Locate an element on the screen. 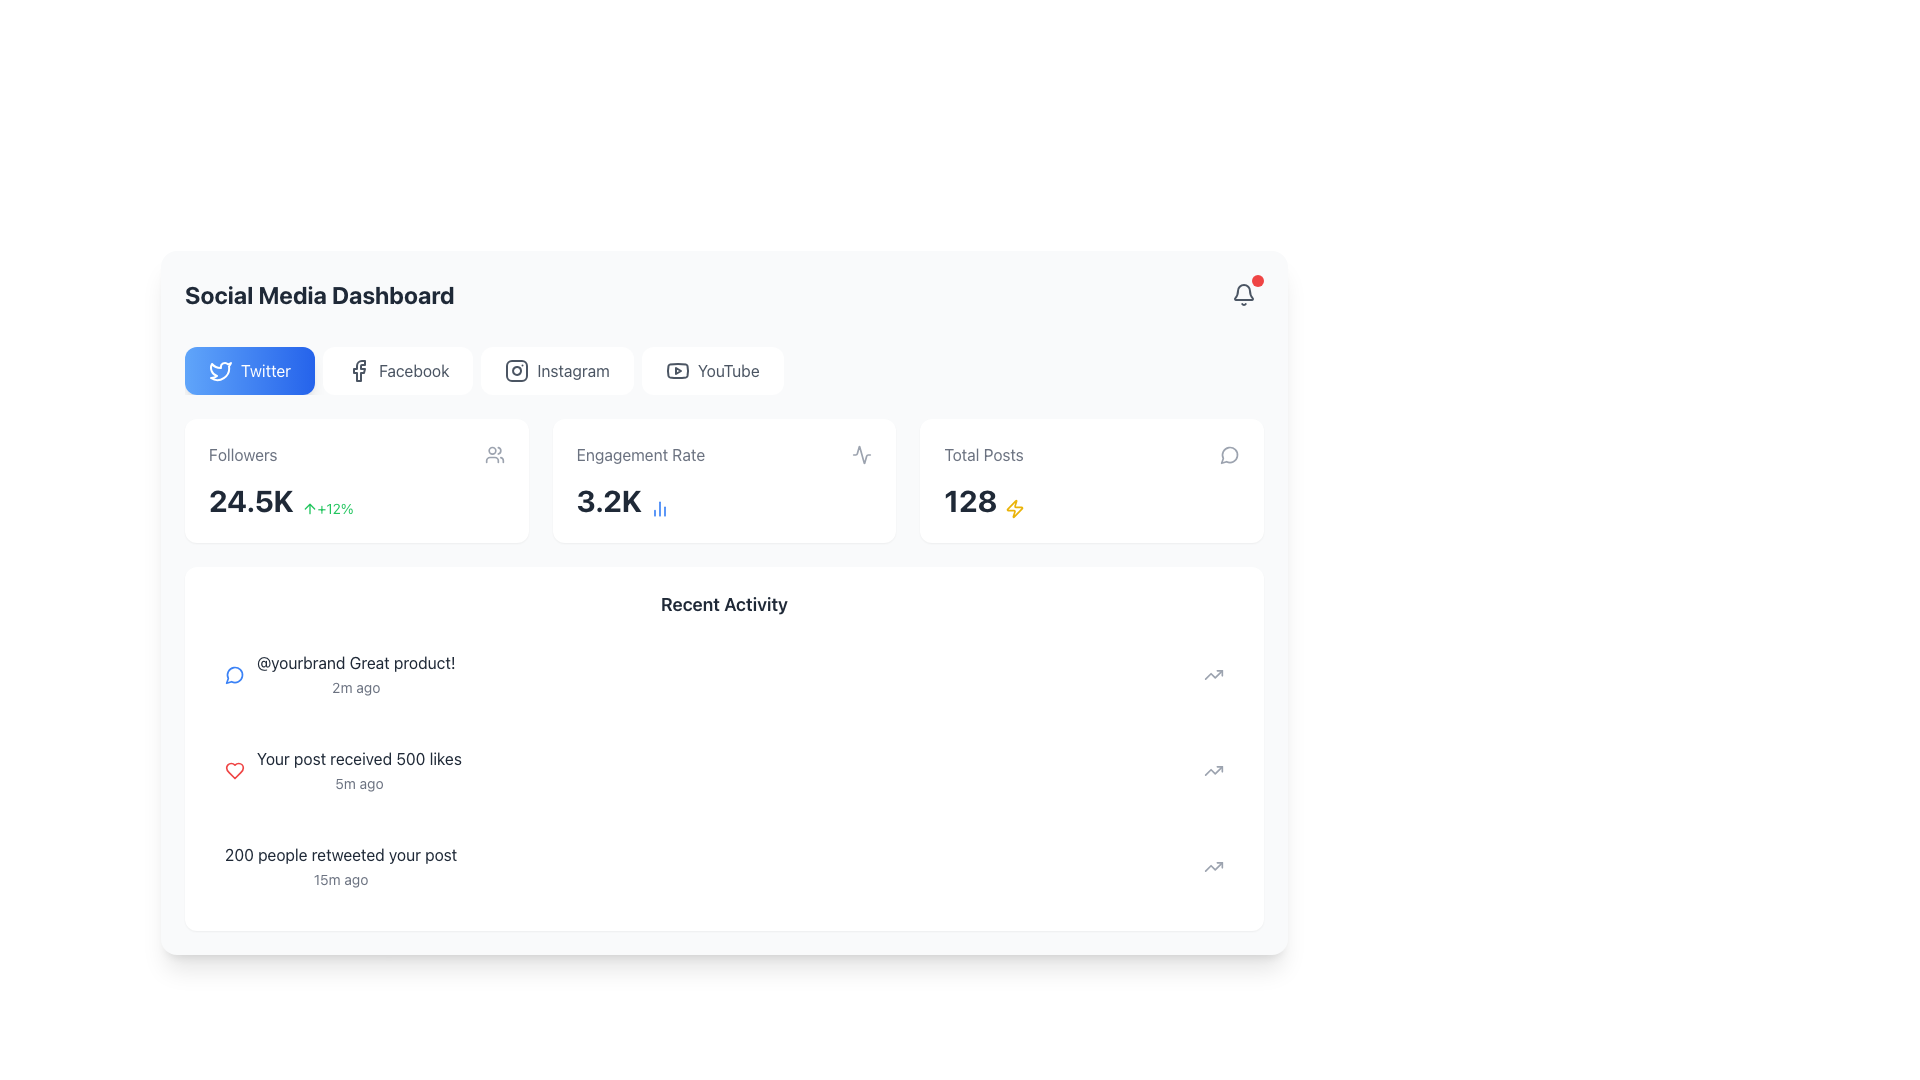  the text element displaying user comments in the 'Recent Activity' section of the social media dashboard, which is positioned above the timestamp '2m ago' is located at coordinates (356, 663).